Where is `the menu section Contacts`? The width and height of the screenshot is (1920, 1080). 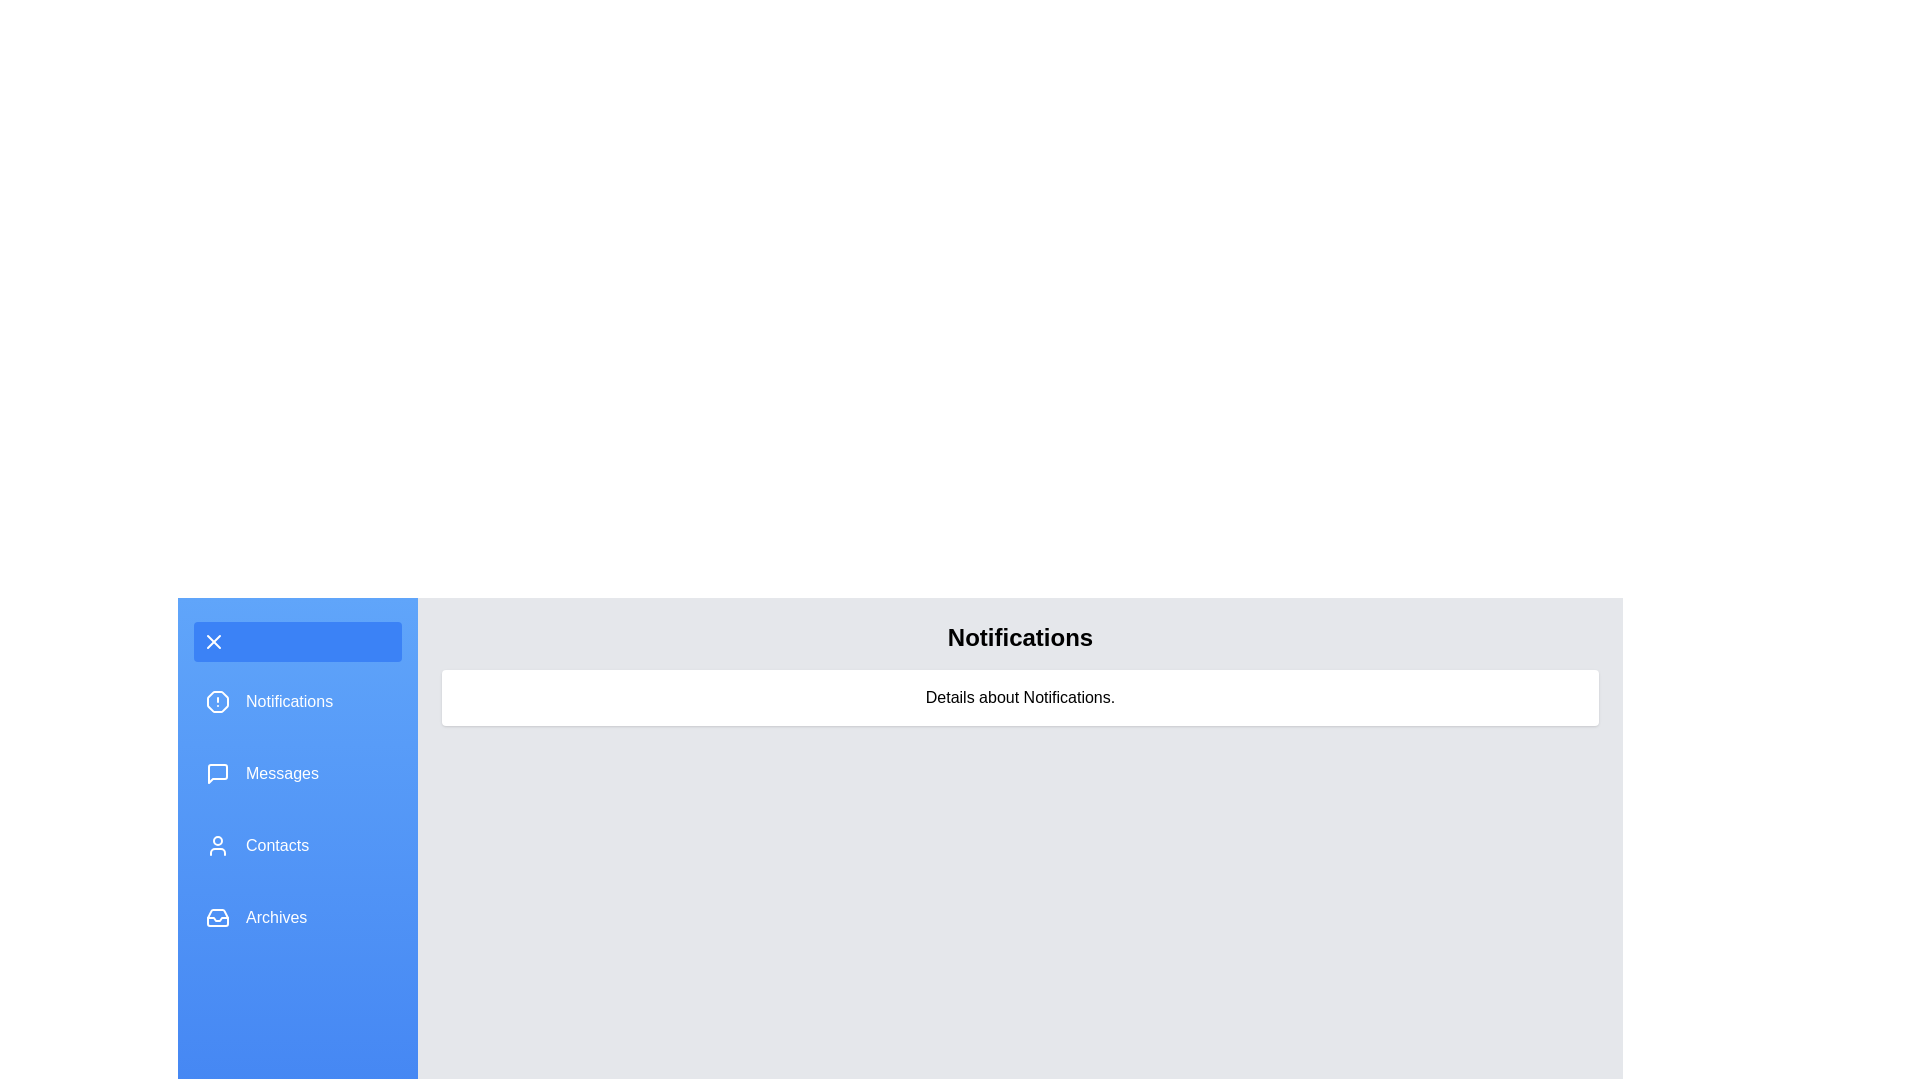
the menu section Contacts is located at coordinates (296, 845).